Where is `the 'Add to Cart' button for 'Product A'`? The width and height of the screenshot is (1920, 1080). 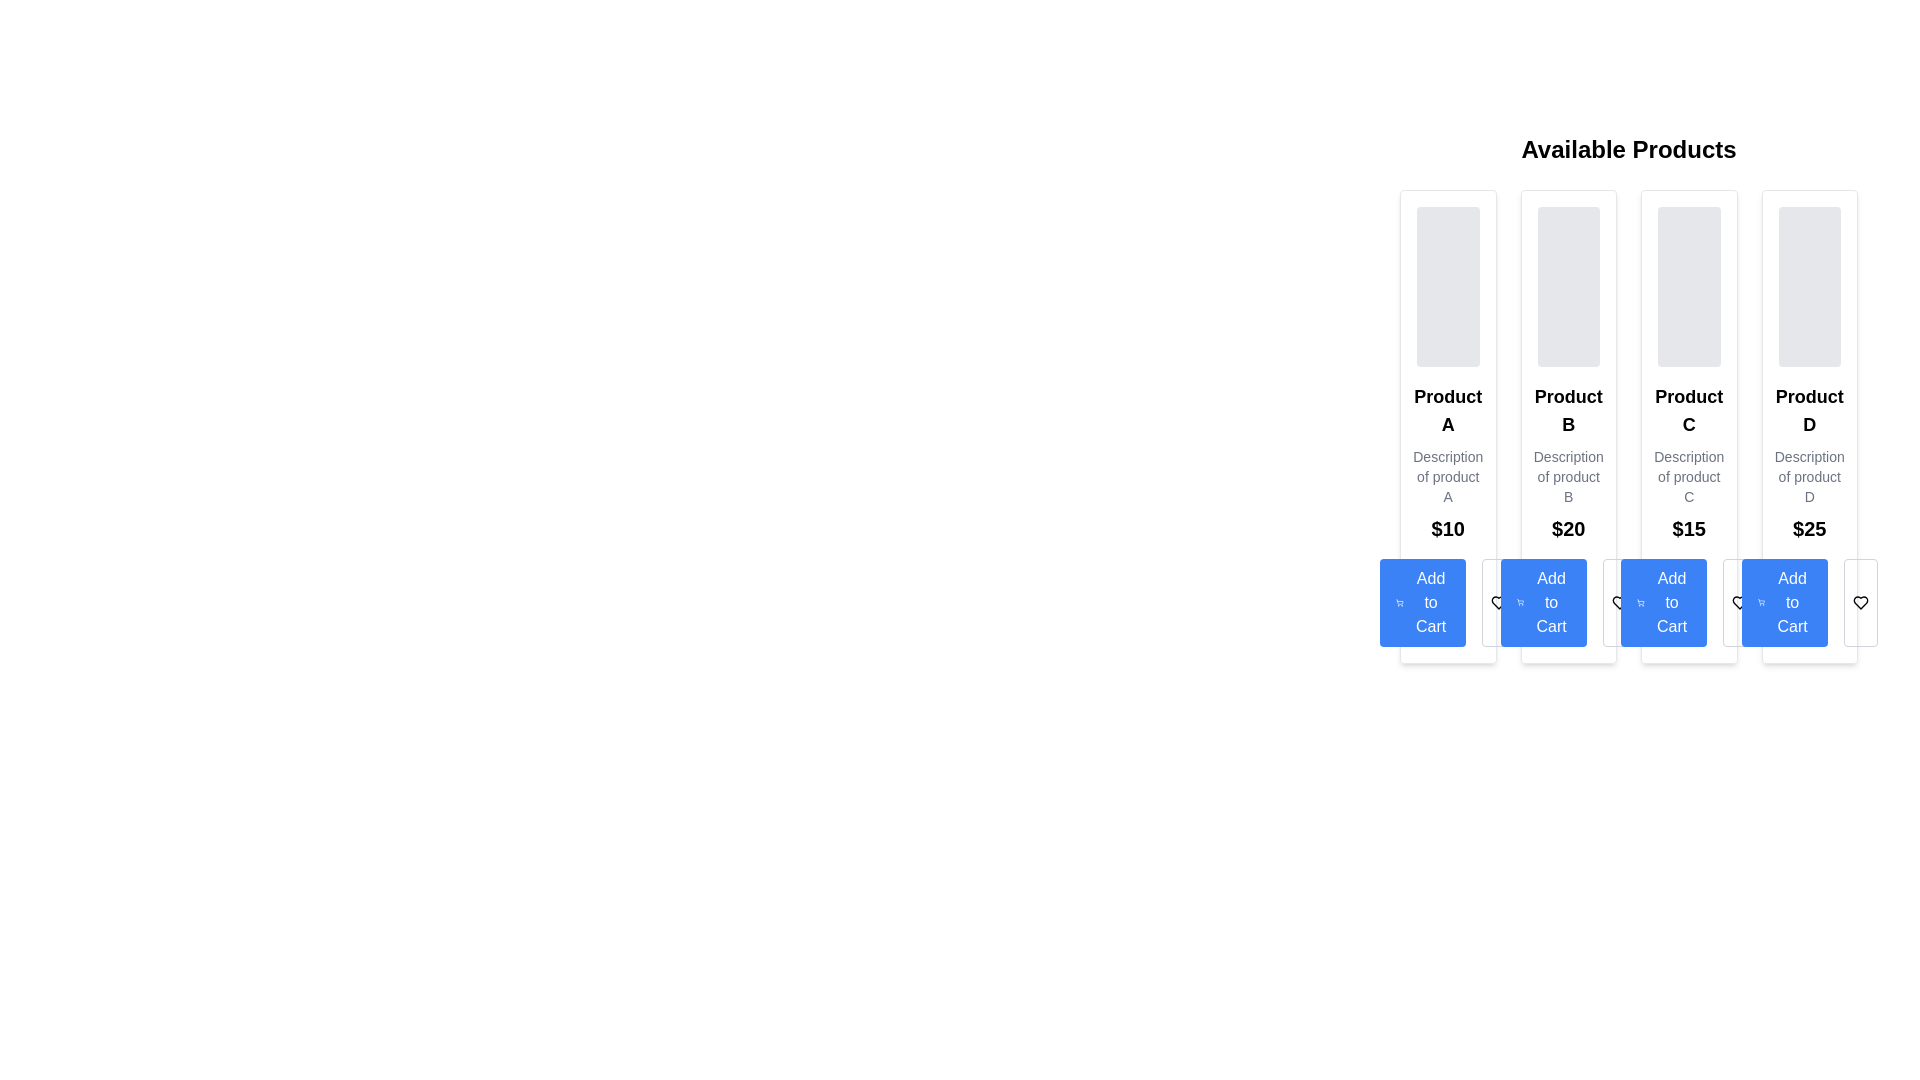 the 'Add to Cart' button for 'Product A' is located at coordinates (1448, 601).